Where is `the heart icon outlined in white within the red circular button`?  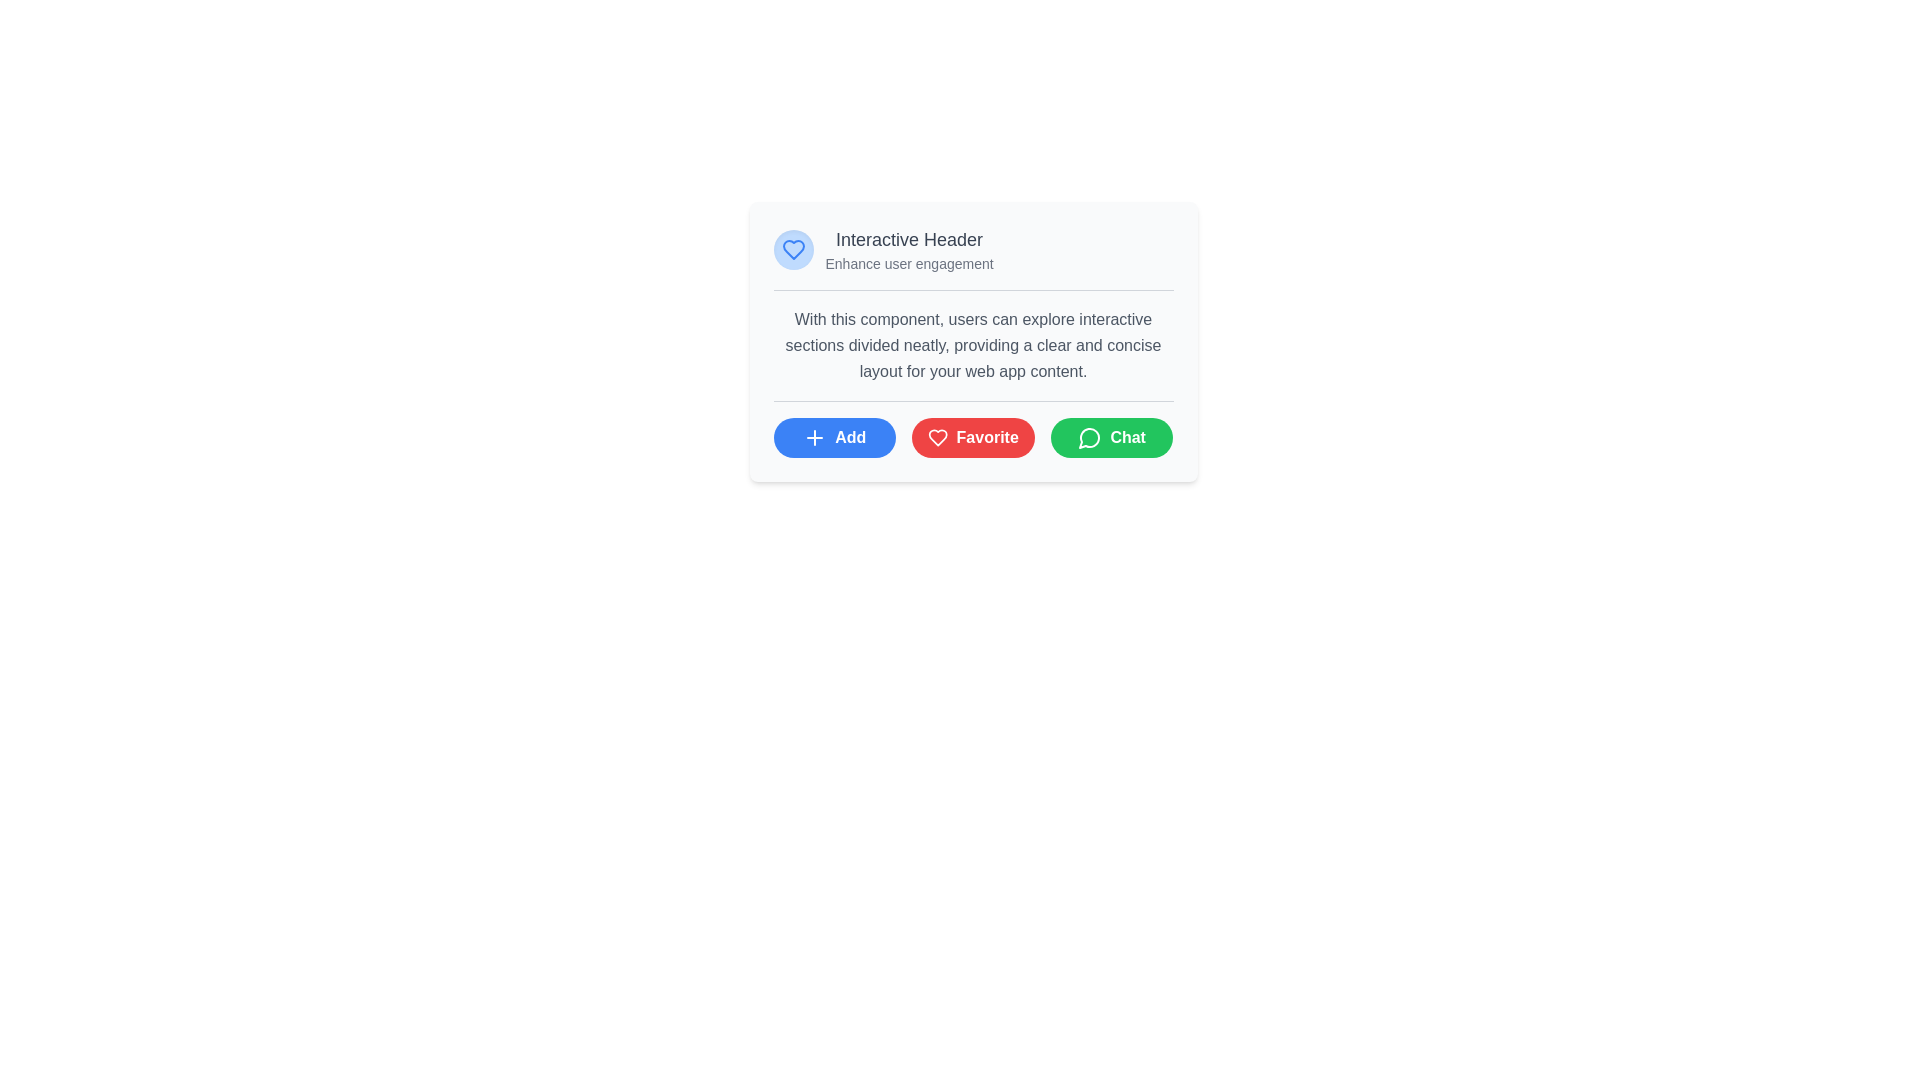
the heart icon outlined in white within the red circular button is located at coordinates (937, 437).